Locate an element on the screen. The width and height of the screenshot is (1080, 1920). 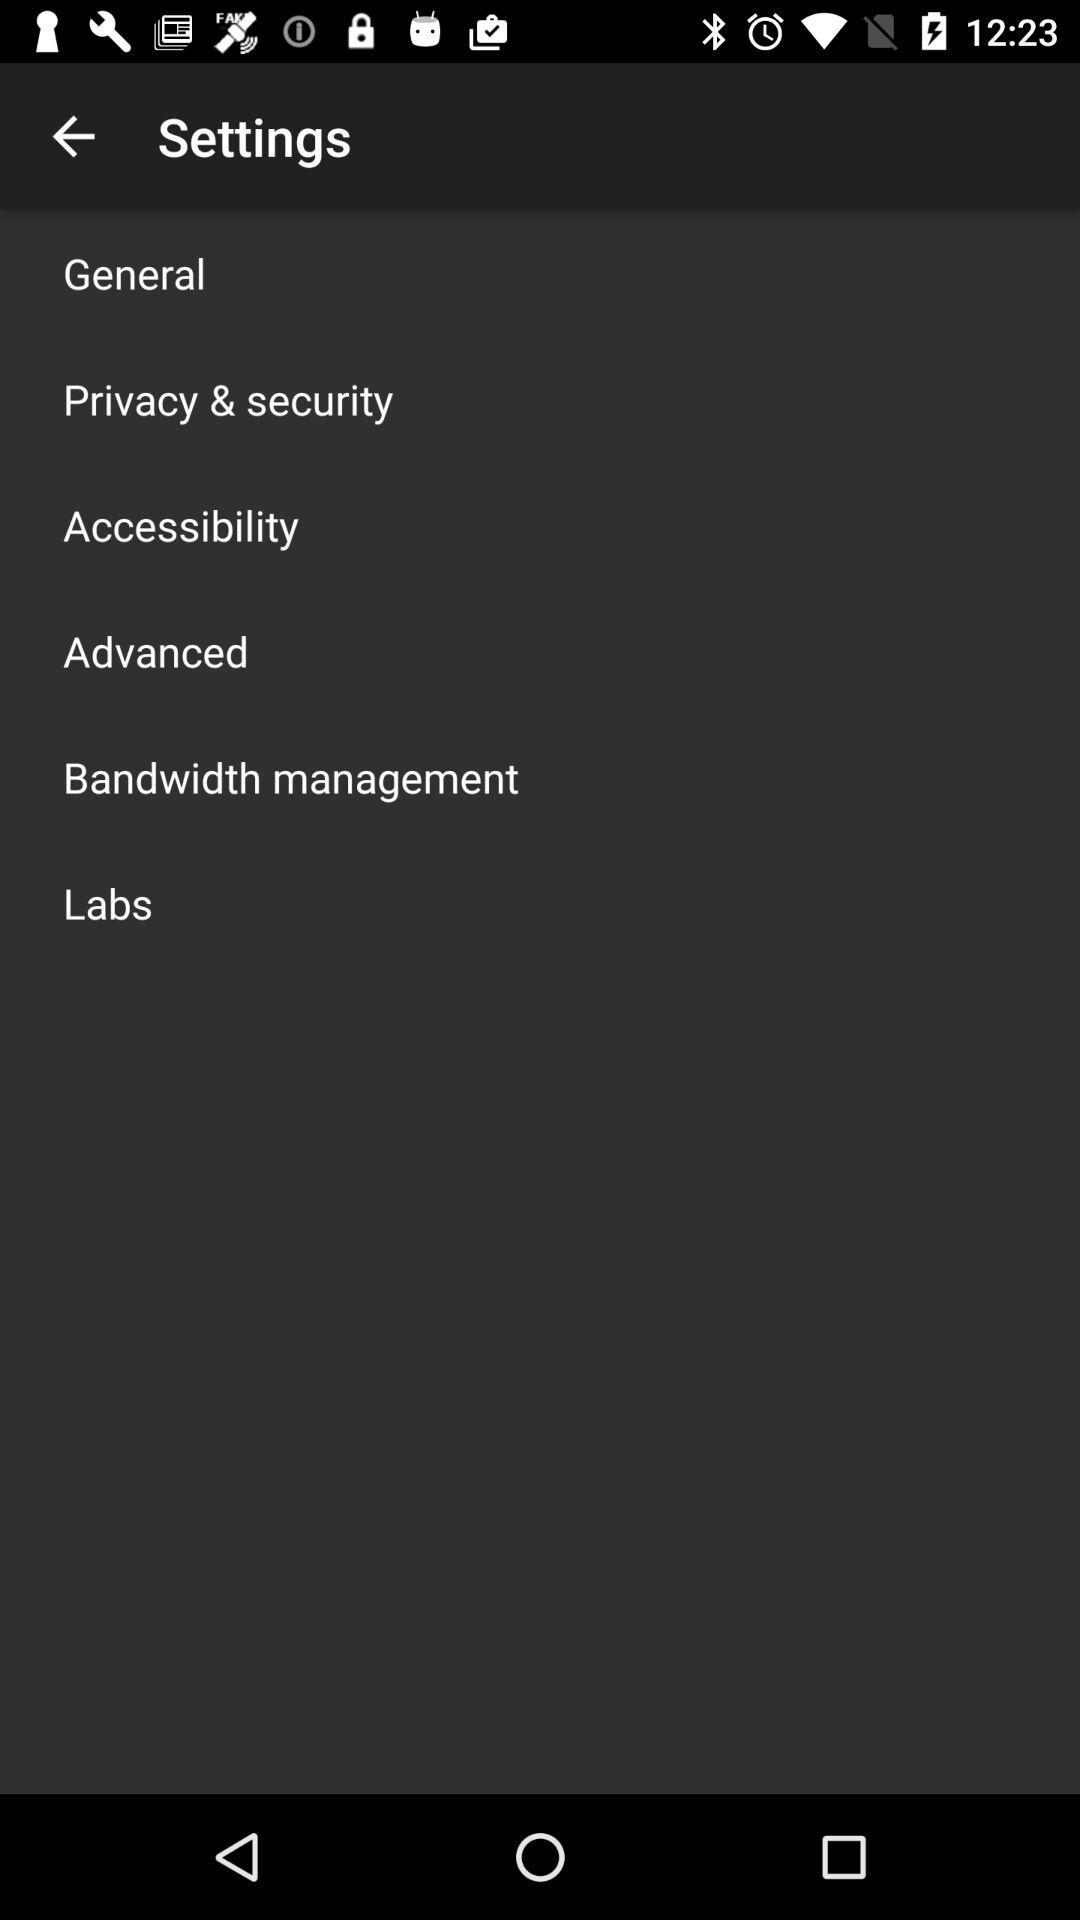
the item below general item is located at coordinates (227, 398).